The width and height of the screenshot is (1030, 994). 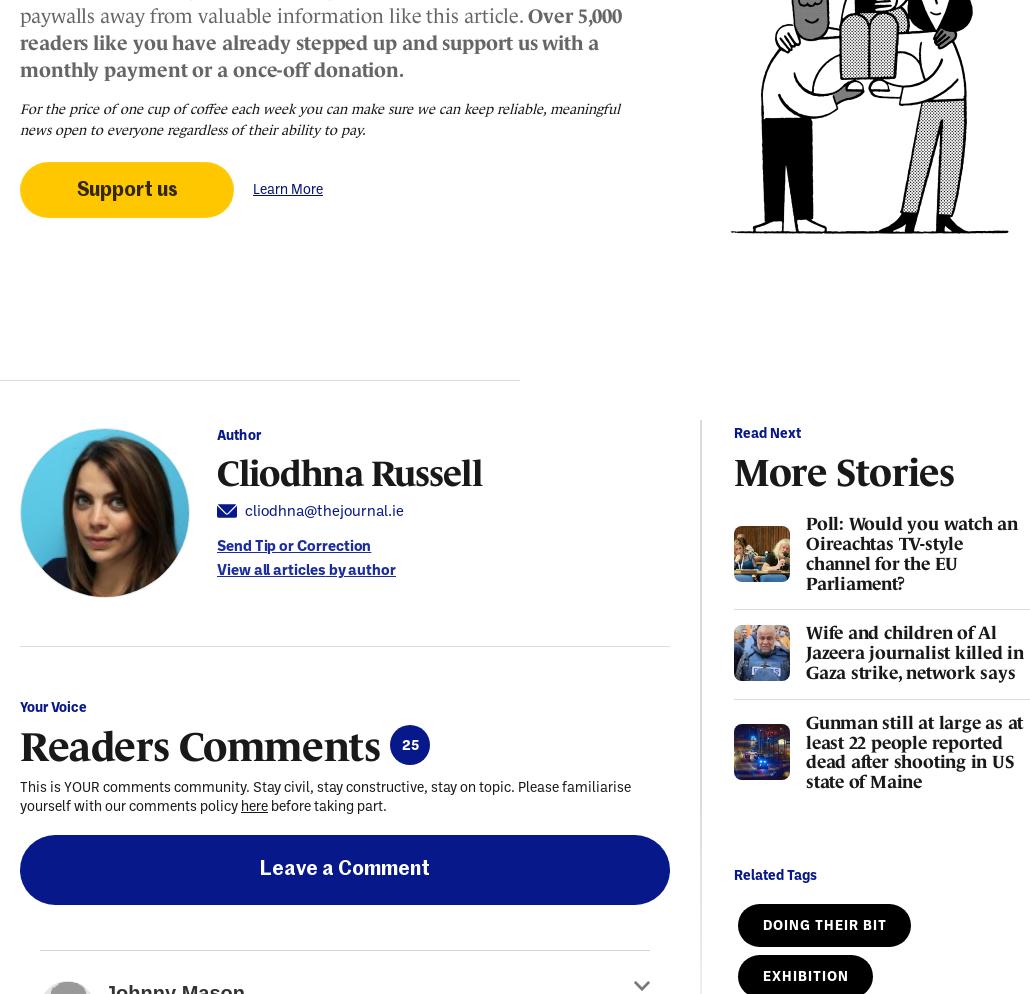 What do you see at coordinates (254, 806) in the screenshot?
I see `'here'` at bounding box center [254, 806].